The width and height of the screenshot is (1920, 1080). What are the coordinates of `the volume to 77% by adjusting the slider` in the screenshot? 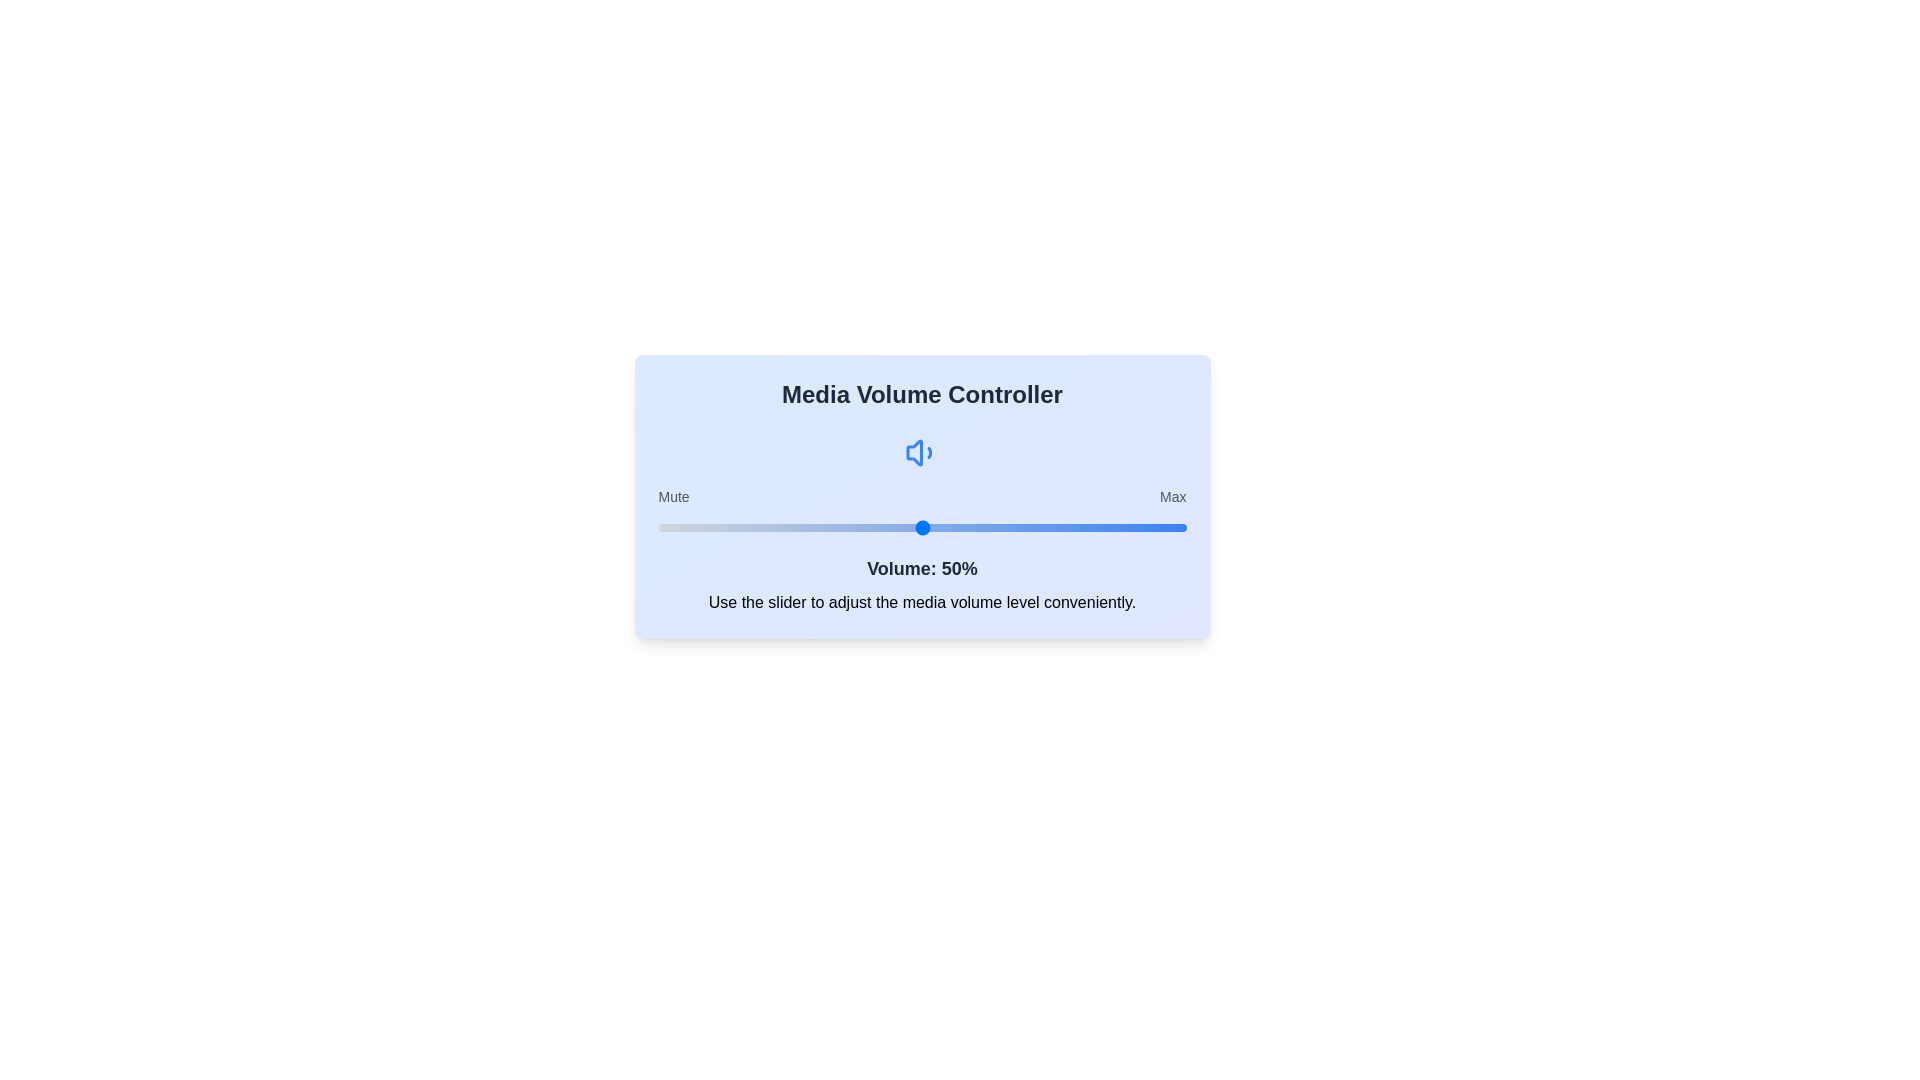 It's located at (1064, 527).